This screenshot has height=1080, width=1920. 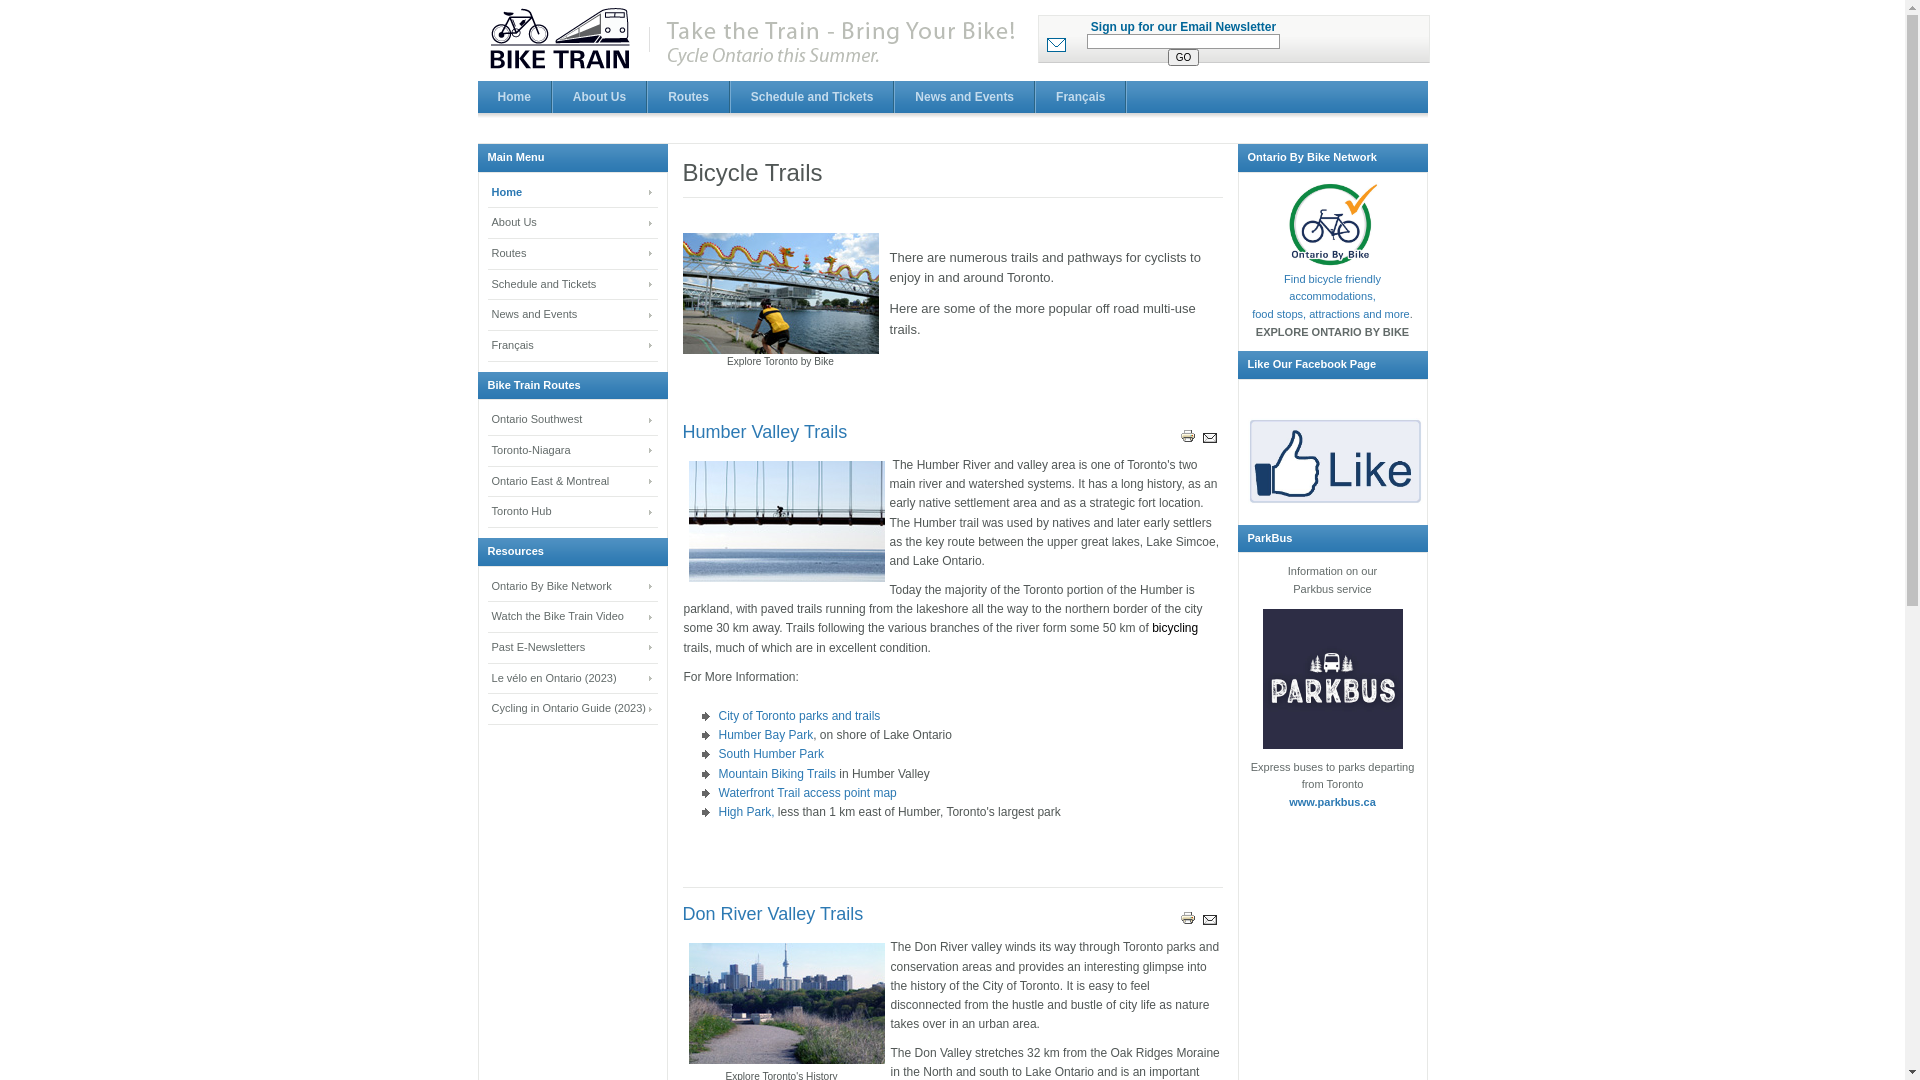 I want to click on 'Explore Toronto by Bike', so click(x=778, y=293).